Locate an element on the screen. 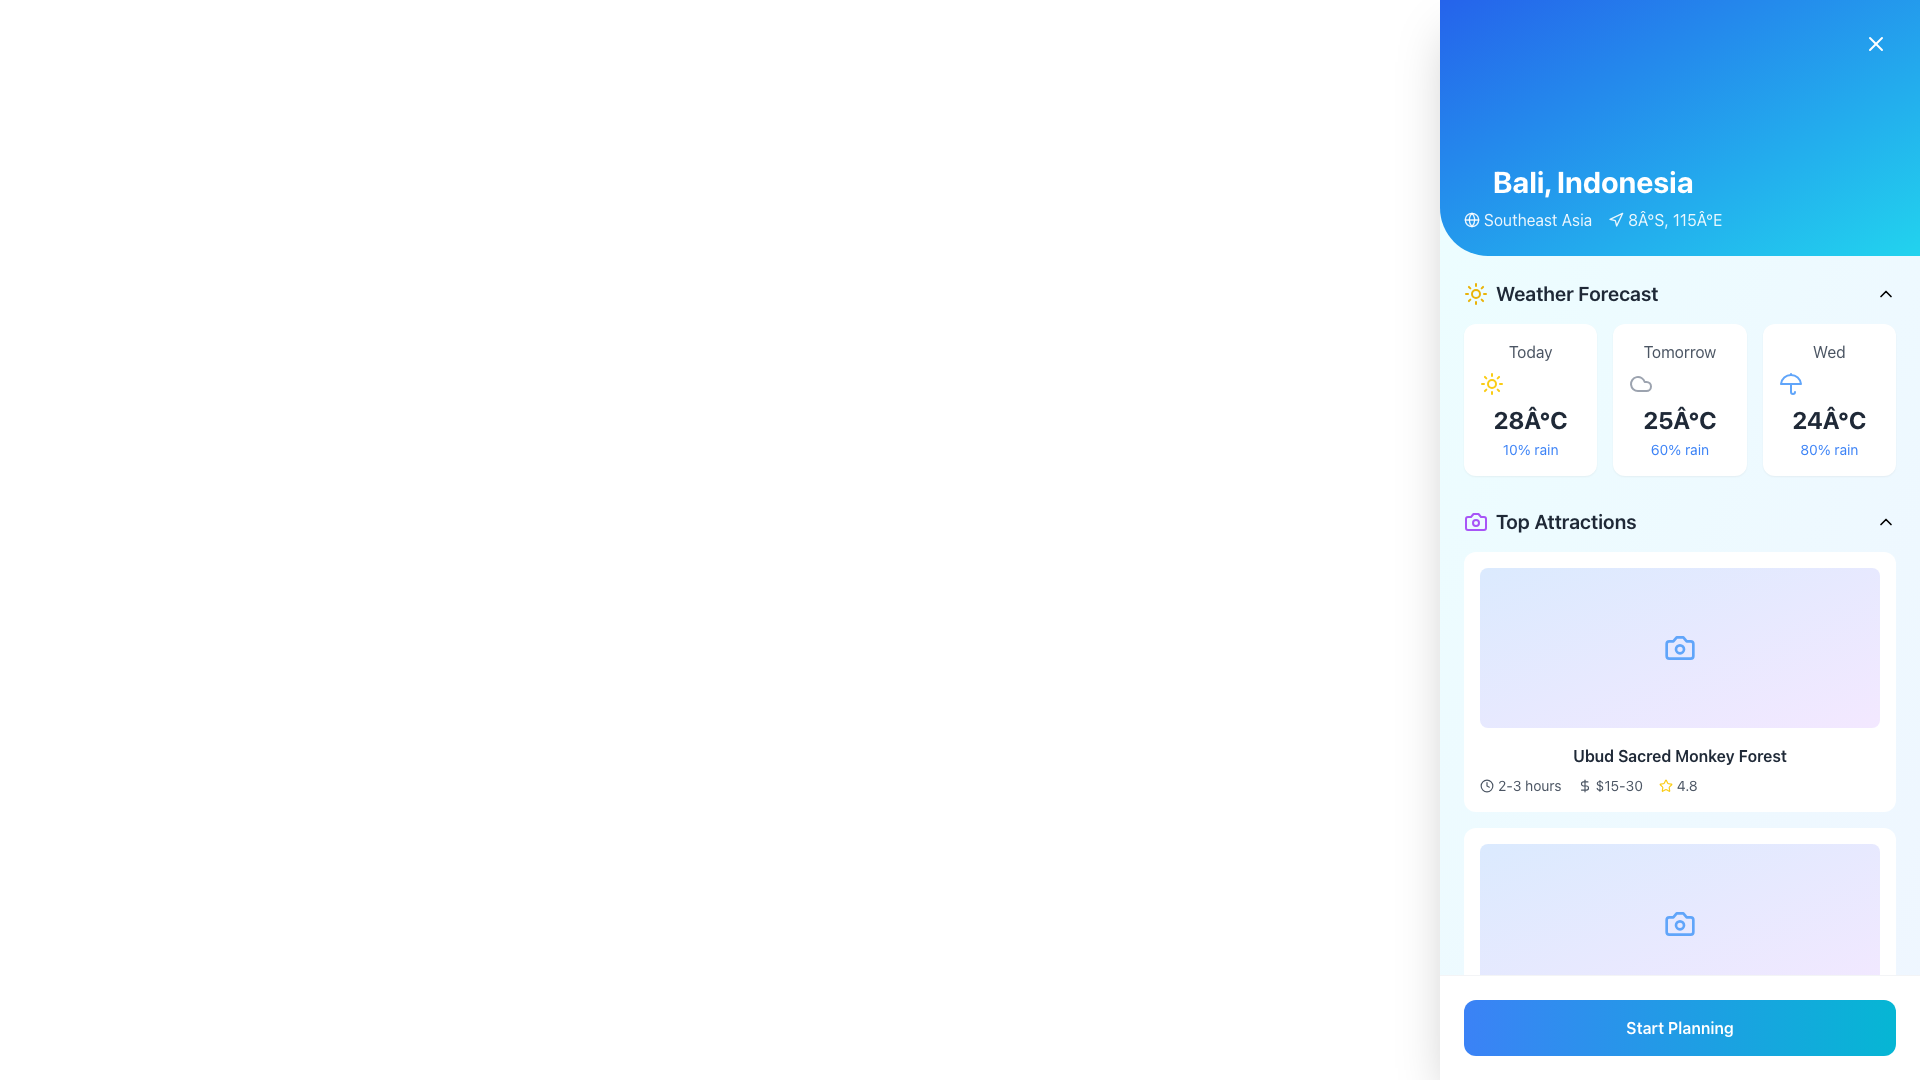 The height and width of the screenshot is (1080, 1920). the informational row element displaying duration, cost, and ratings for the 'Ubud Sacred Monkey Forest' is located at coordinates (1680, 785).